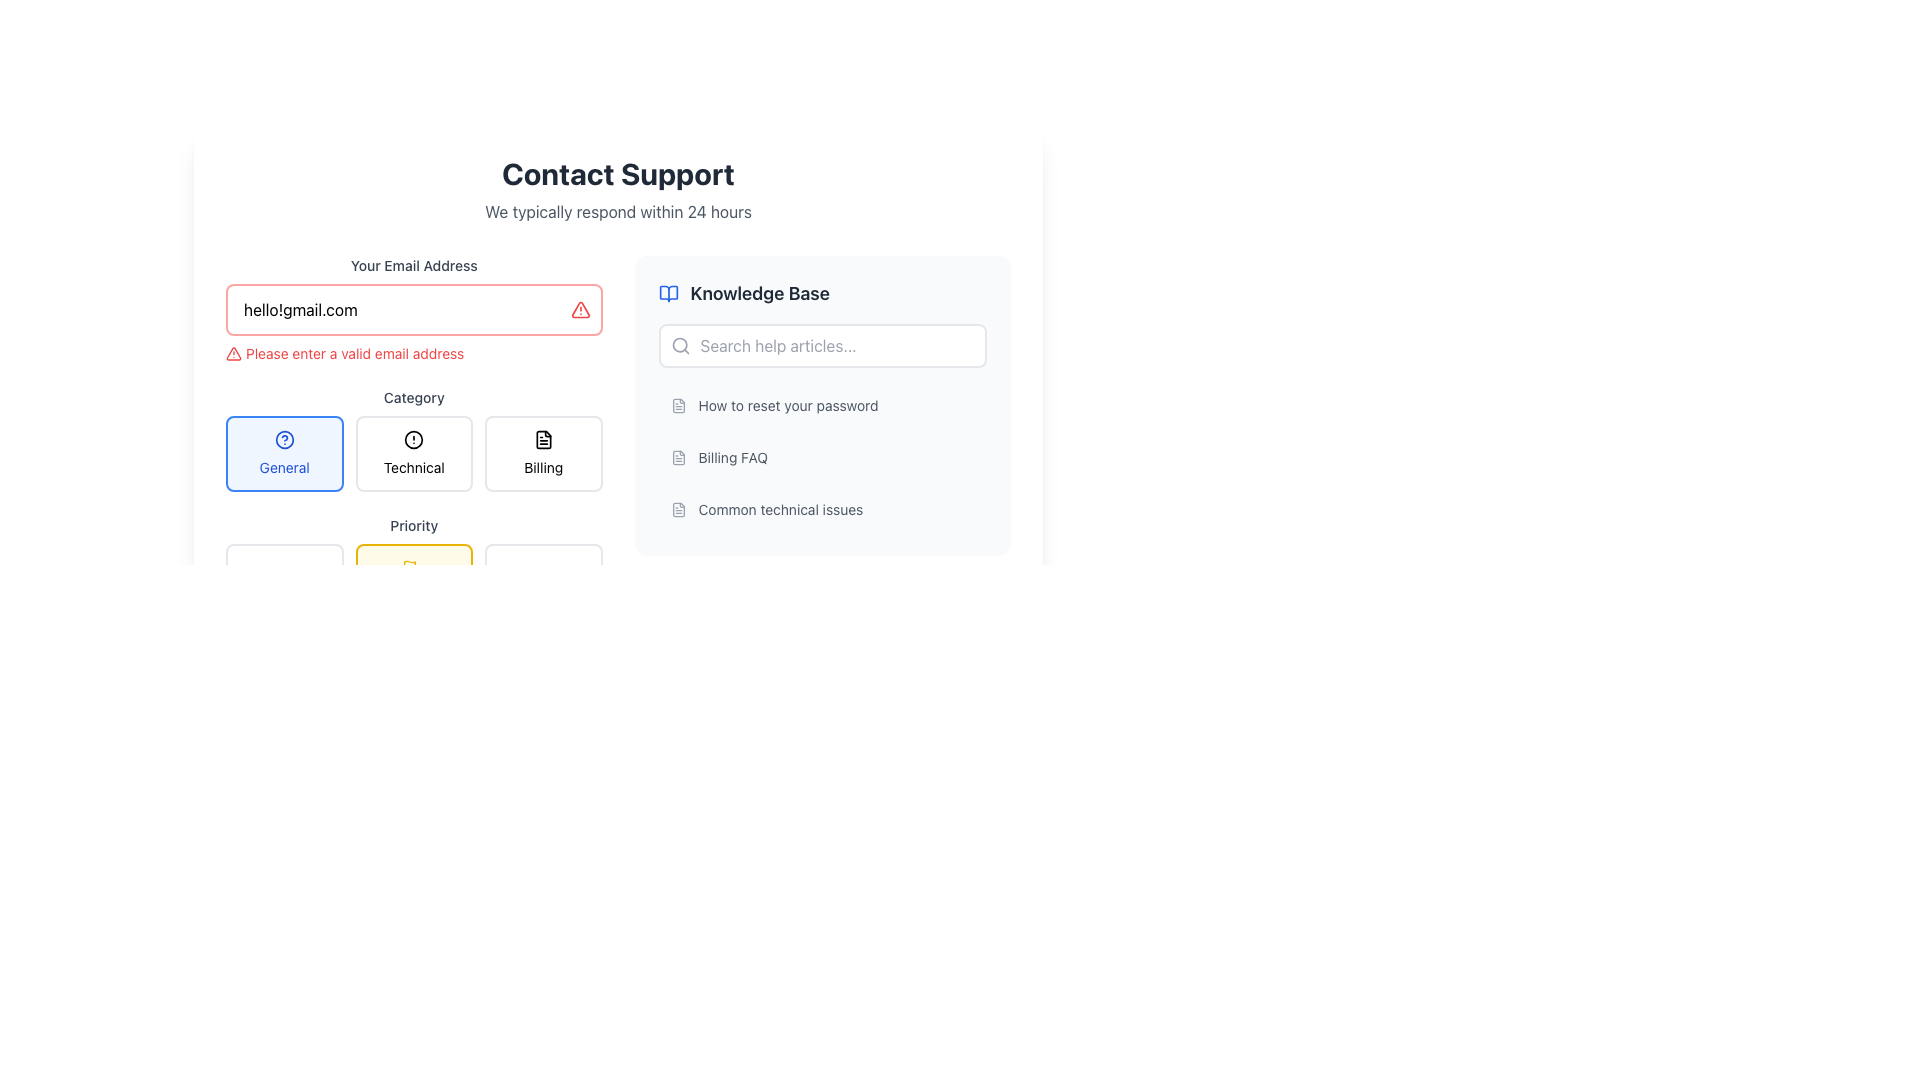 Image resolution: width=1920 pixels, height=1080 pixels. What do you see at coordinates (617, 172) in the screenshot?
I see `the Header text located at the top section of the page, which serves as a title or header for the section` at bounding box center [617, 172].